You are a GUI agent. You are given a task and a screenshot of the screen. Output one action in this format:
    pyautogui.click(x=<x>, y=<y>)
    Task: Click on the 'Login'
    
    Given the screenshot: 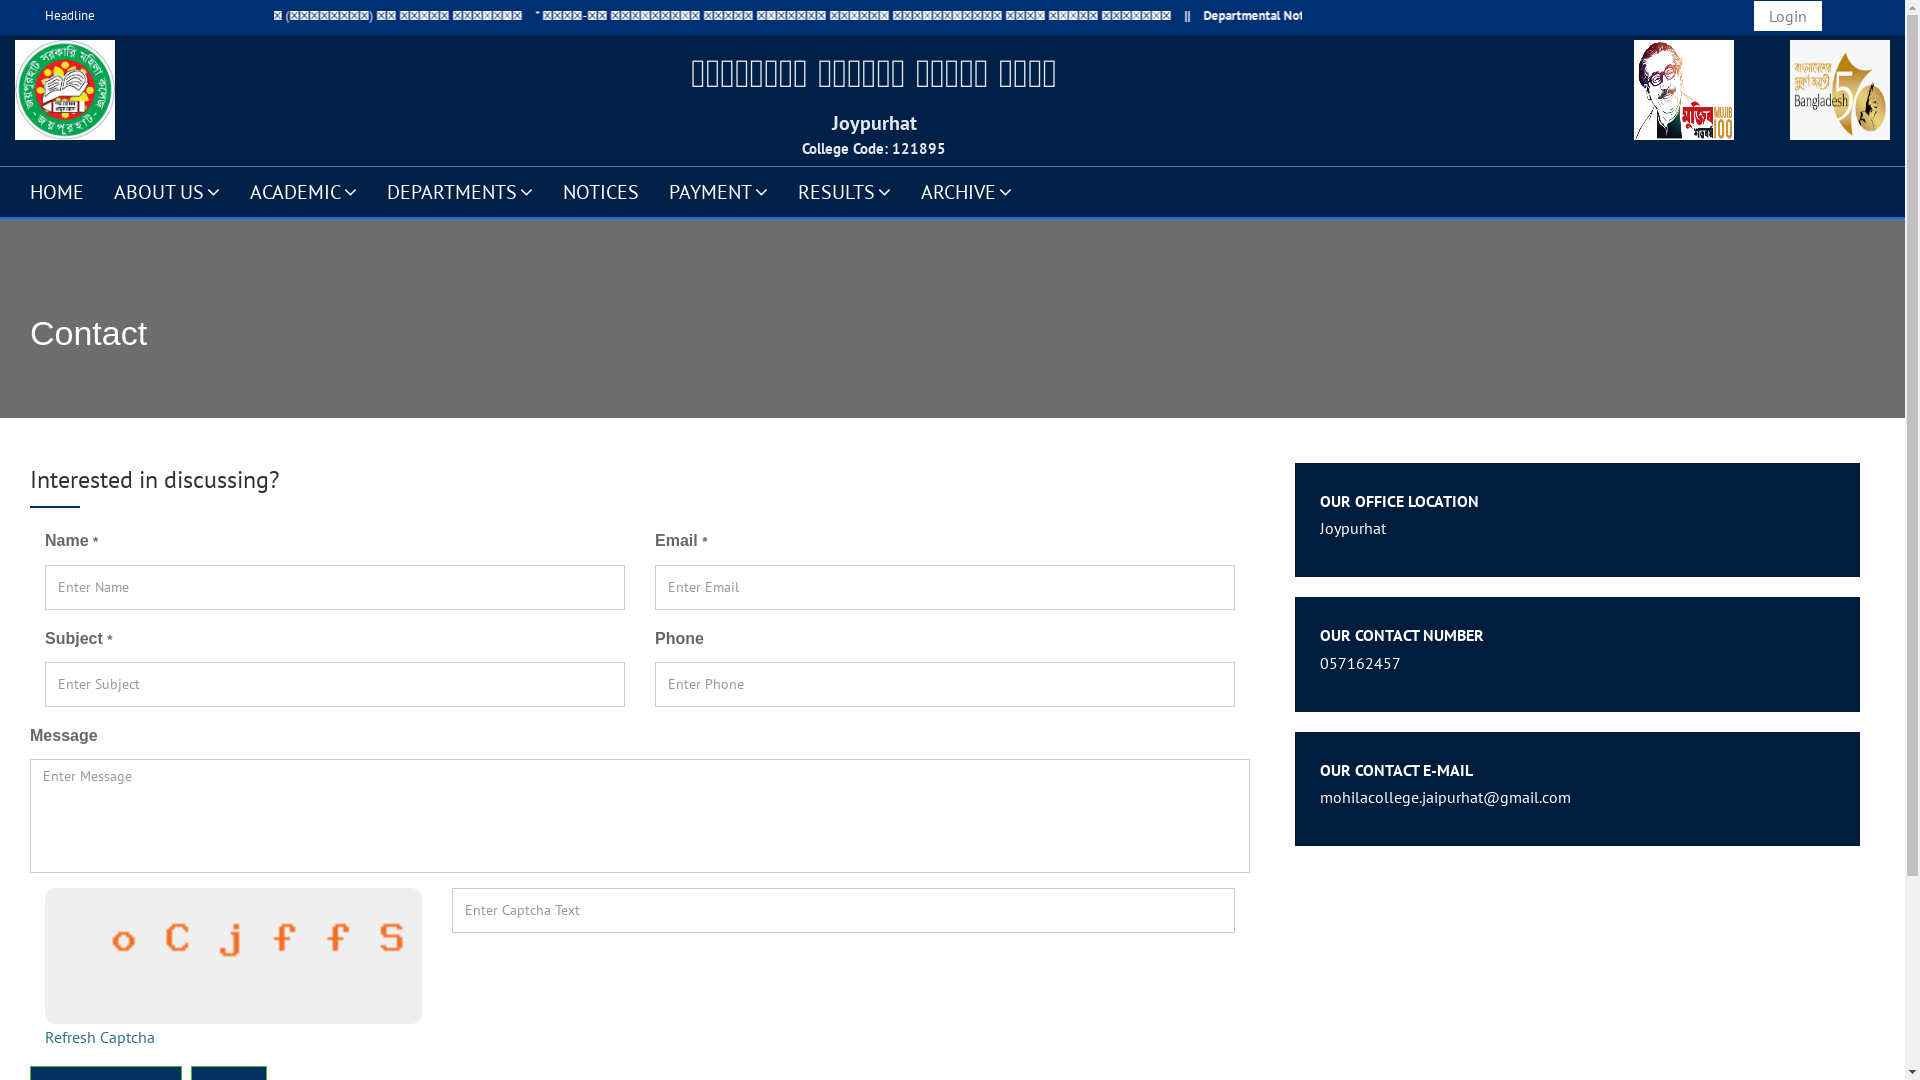 What is the action you would take?
    pyautogui.click(x=1788, y=15)
    